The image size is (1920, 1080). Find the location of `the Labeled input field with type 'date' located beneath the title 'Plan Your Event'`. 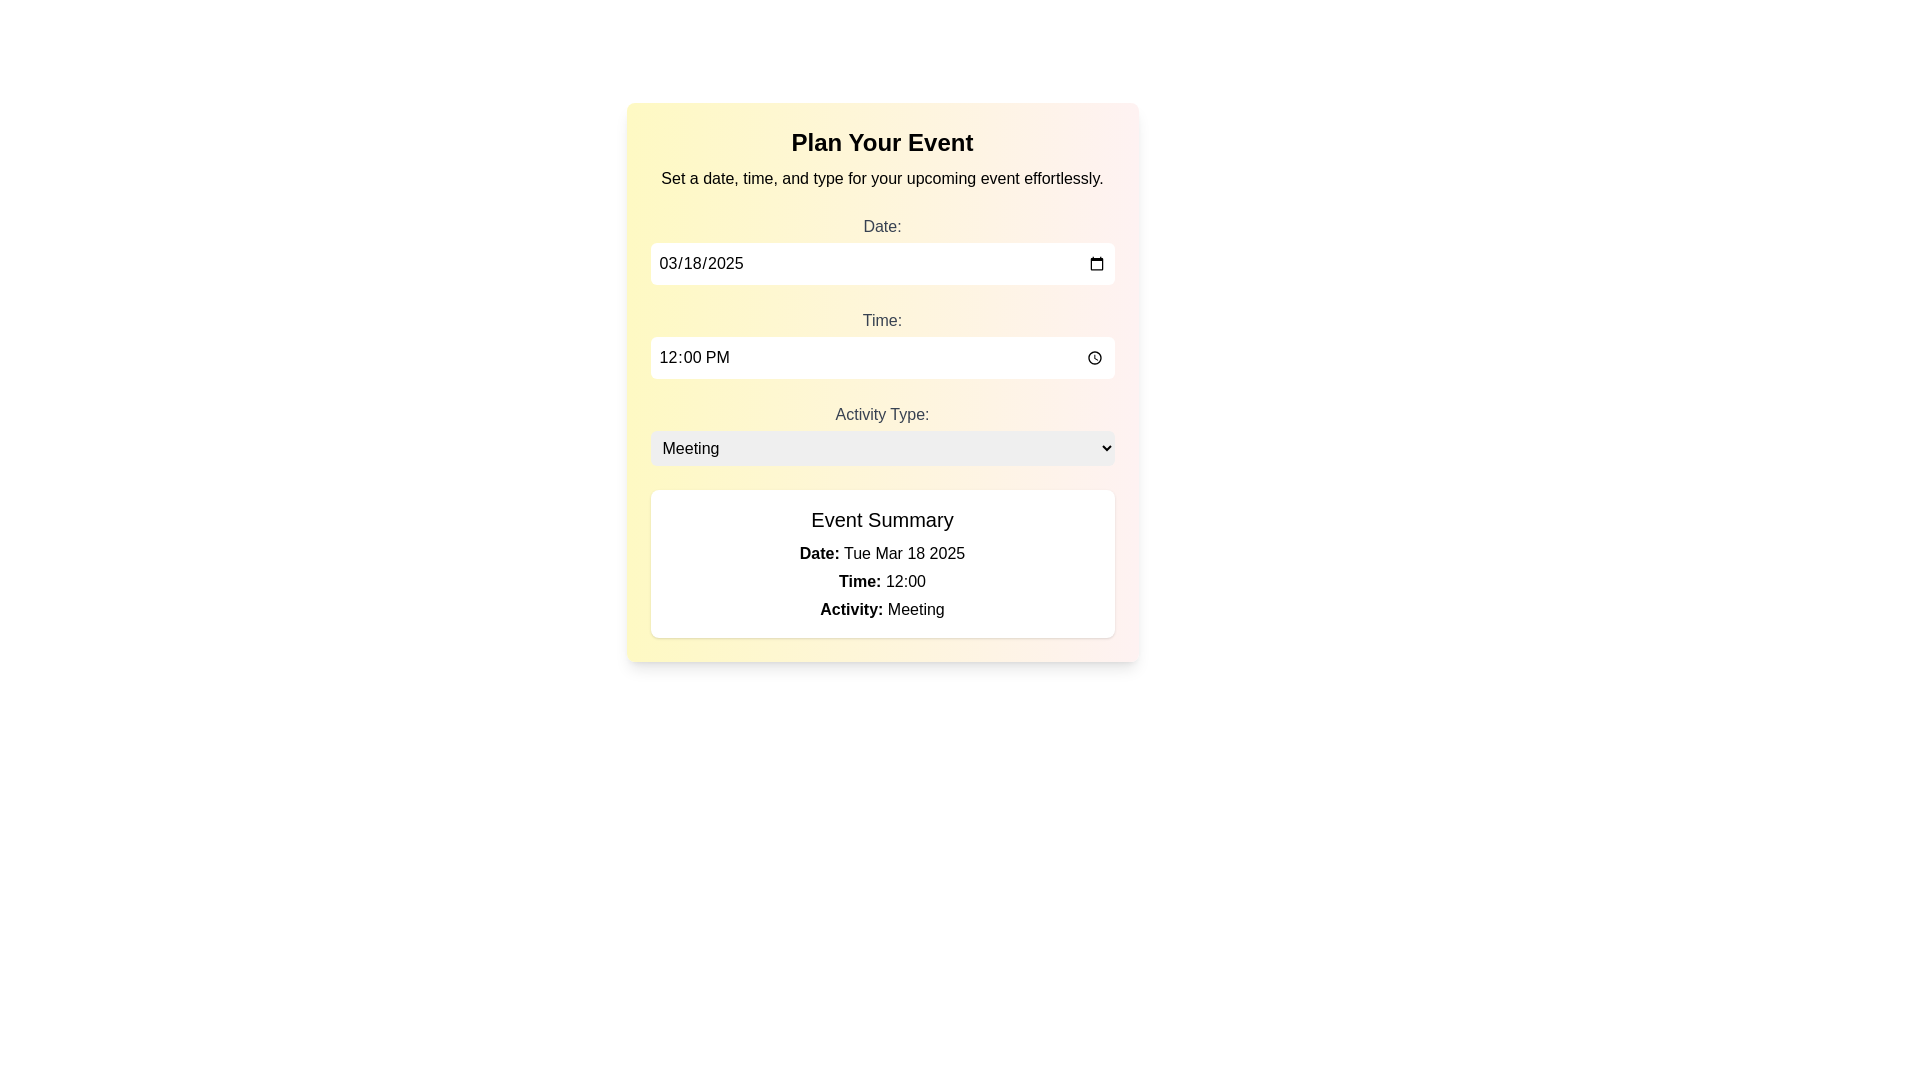

the Labeled input field with type 'date' located beneath the title 'Plan Your Event' is located at coordinates (881, 249).